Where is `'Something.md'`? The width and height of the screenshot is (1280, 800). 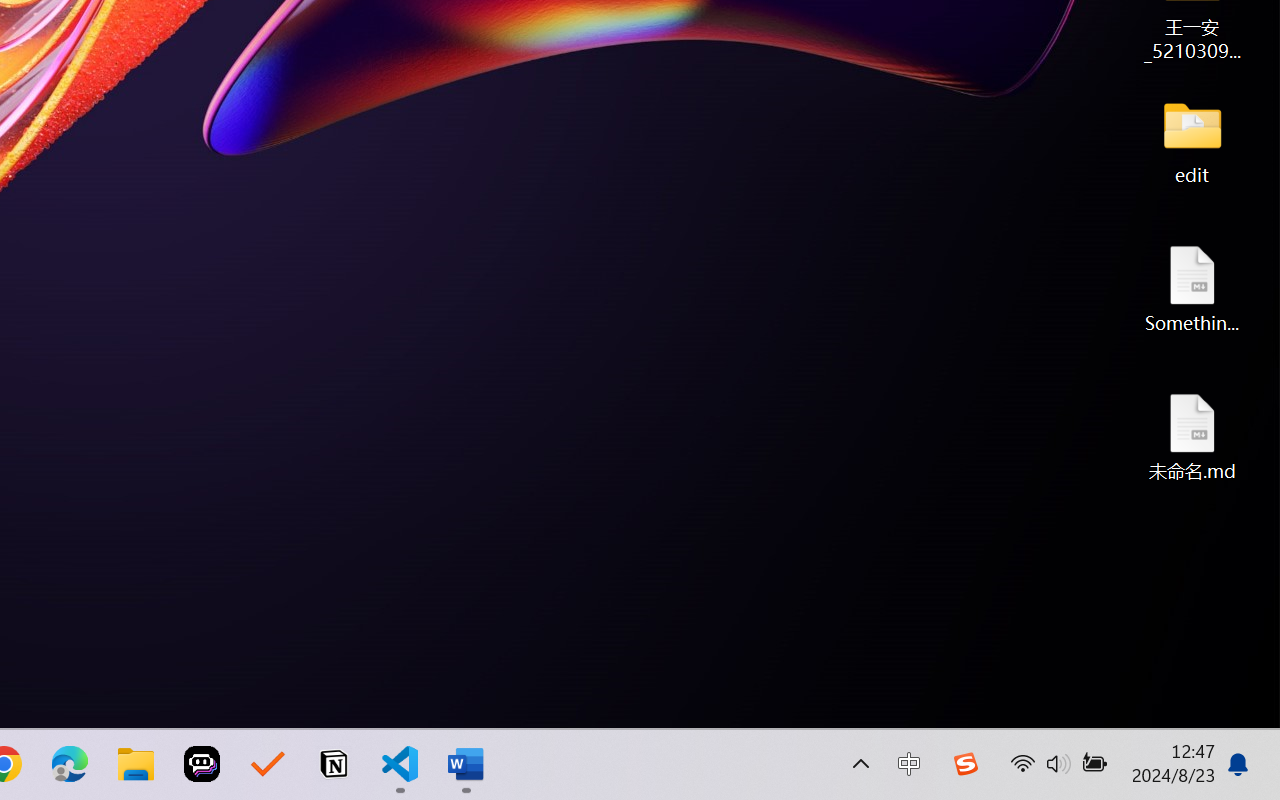
'Something.md' is located at coordinates (1192, 288).